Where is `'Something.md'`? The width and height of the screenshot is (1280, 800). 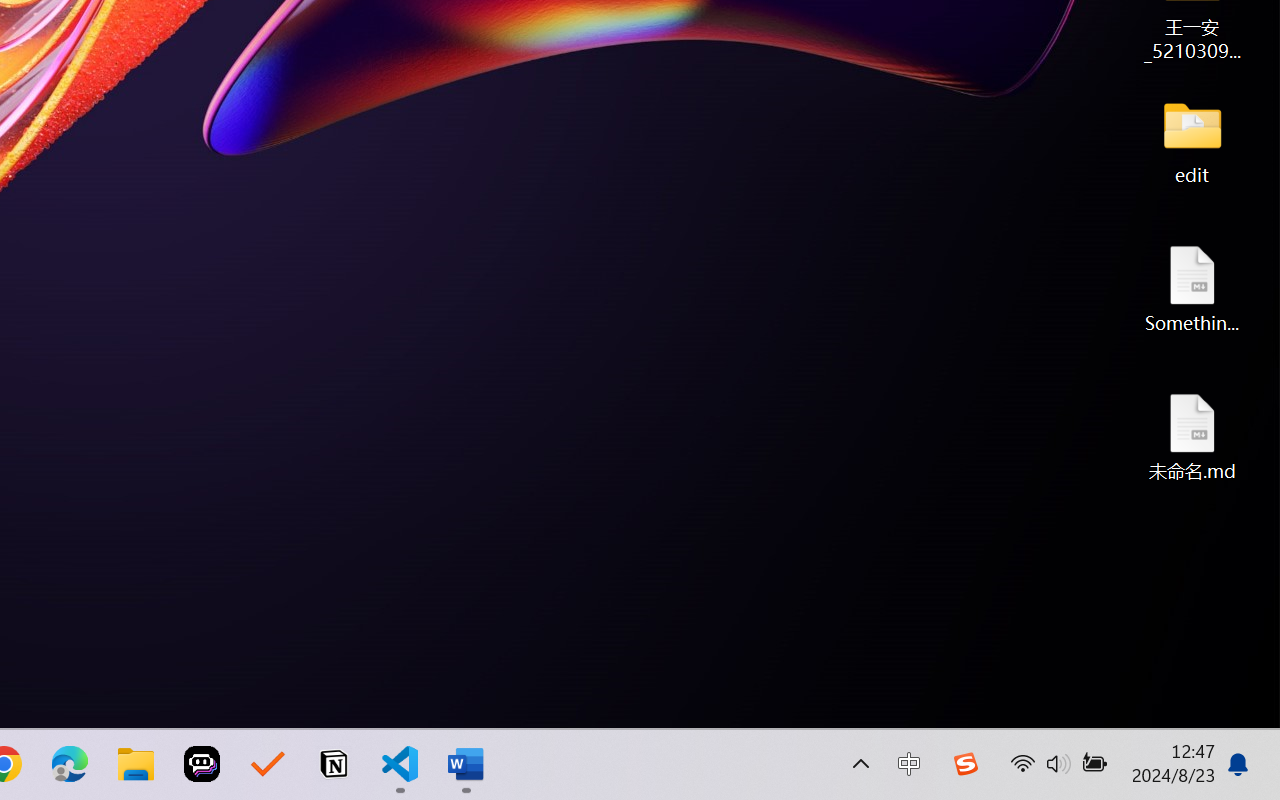
'Something.md' is located at coordinates (1192, 288).